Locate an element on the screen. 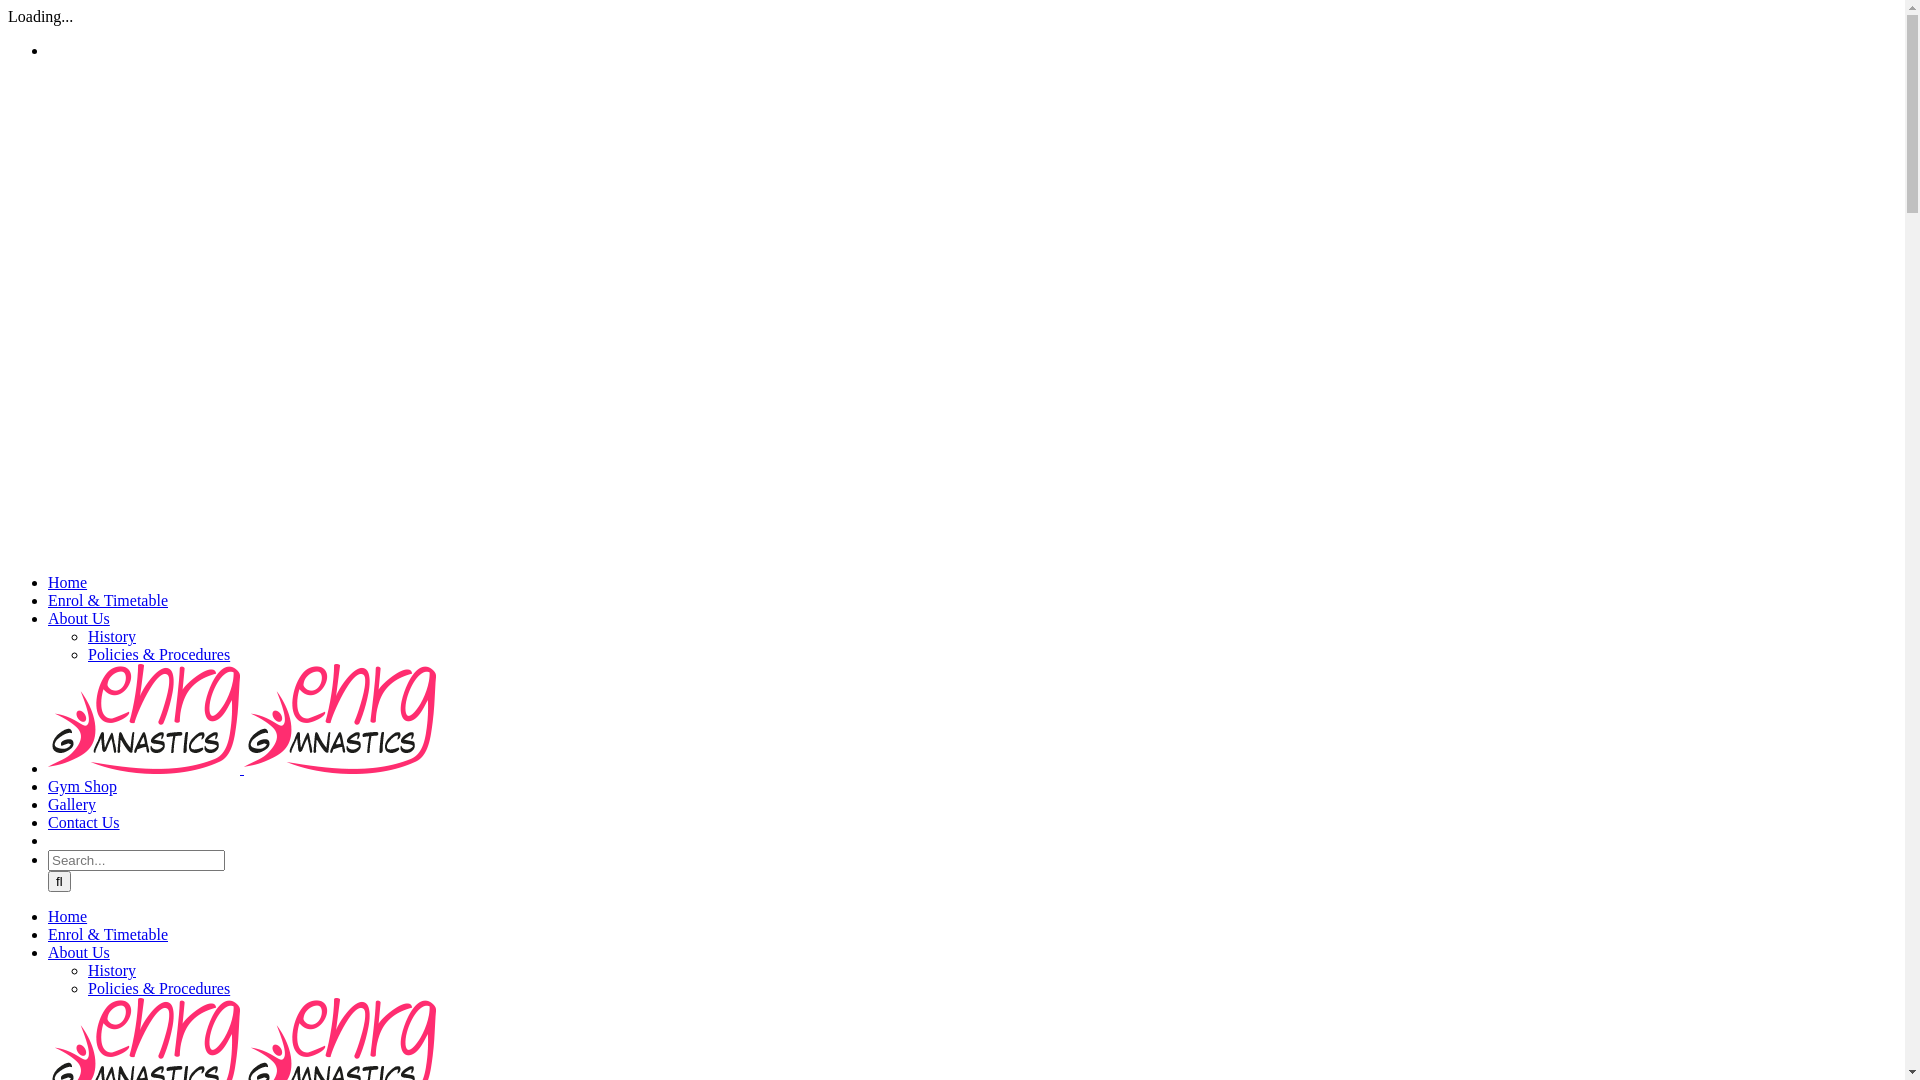  'Contact Us' is located at coordinates (82, 822).